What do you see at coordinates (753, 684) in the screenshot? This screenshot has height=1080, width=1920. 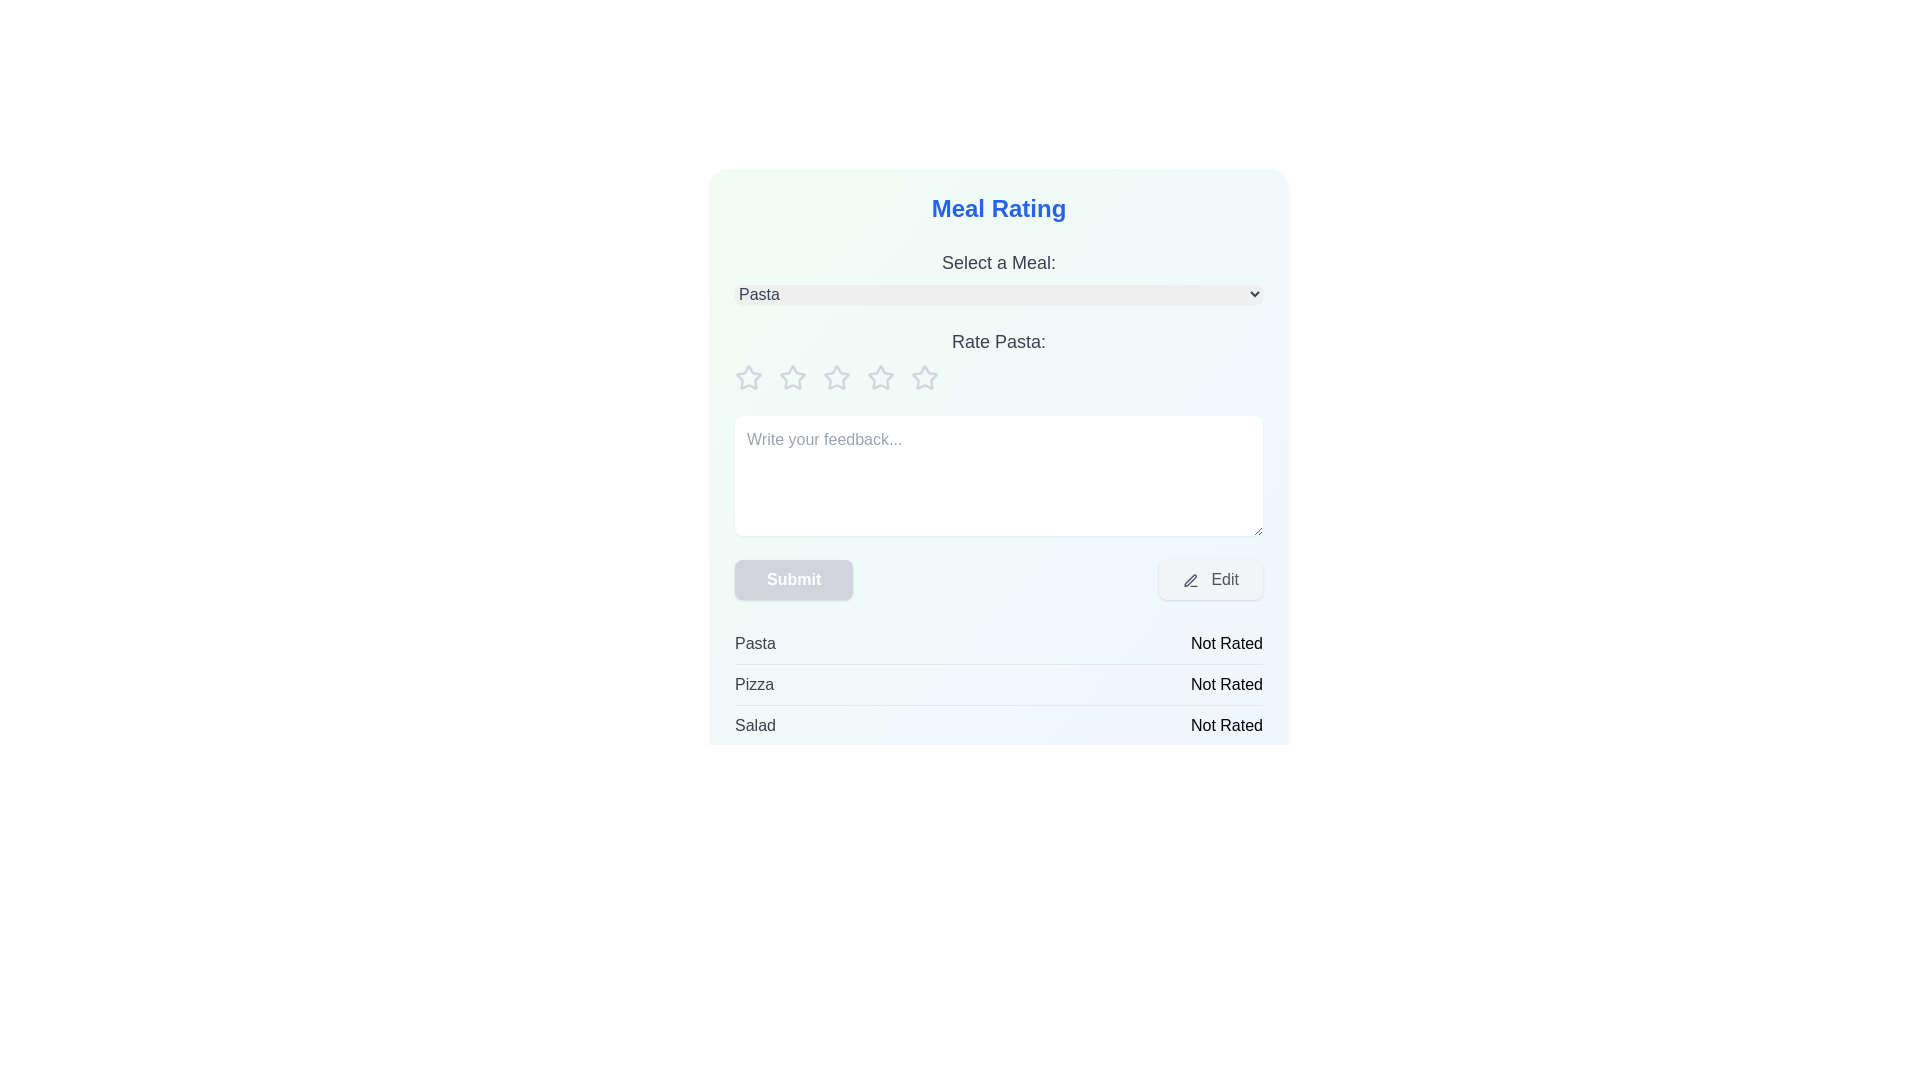 I see `the text label displaying 'Pizza' that is grayish in color and aligned to the left within a row layout, adjacent to another text labeled 'Not Rated'` at bounding box center [753, 684].